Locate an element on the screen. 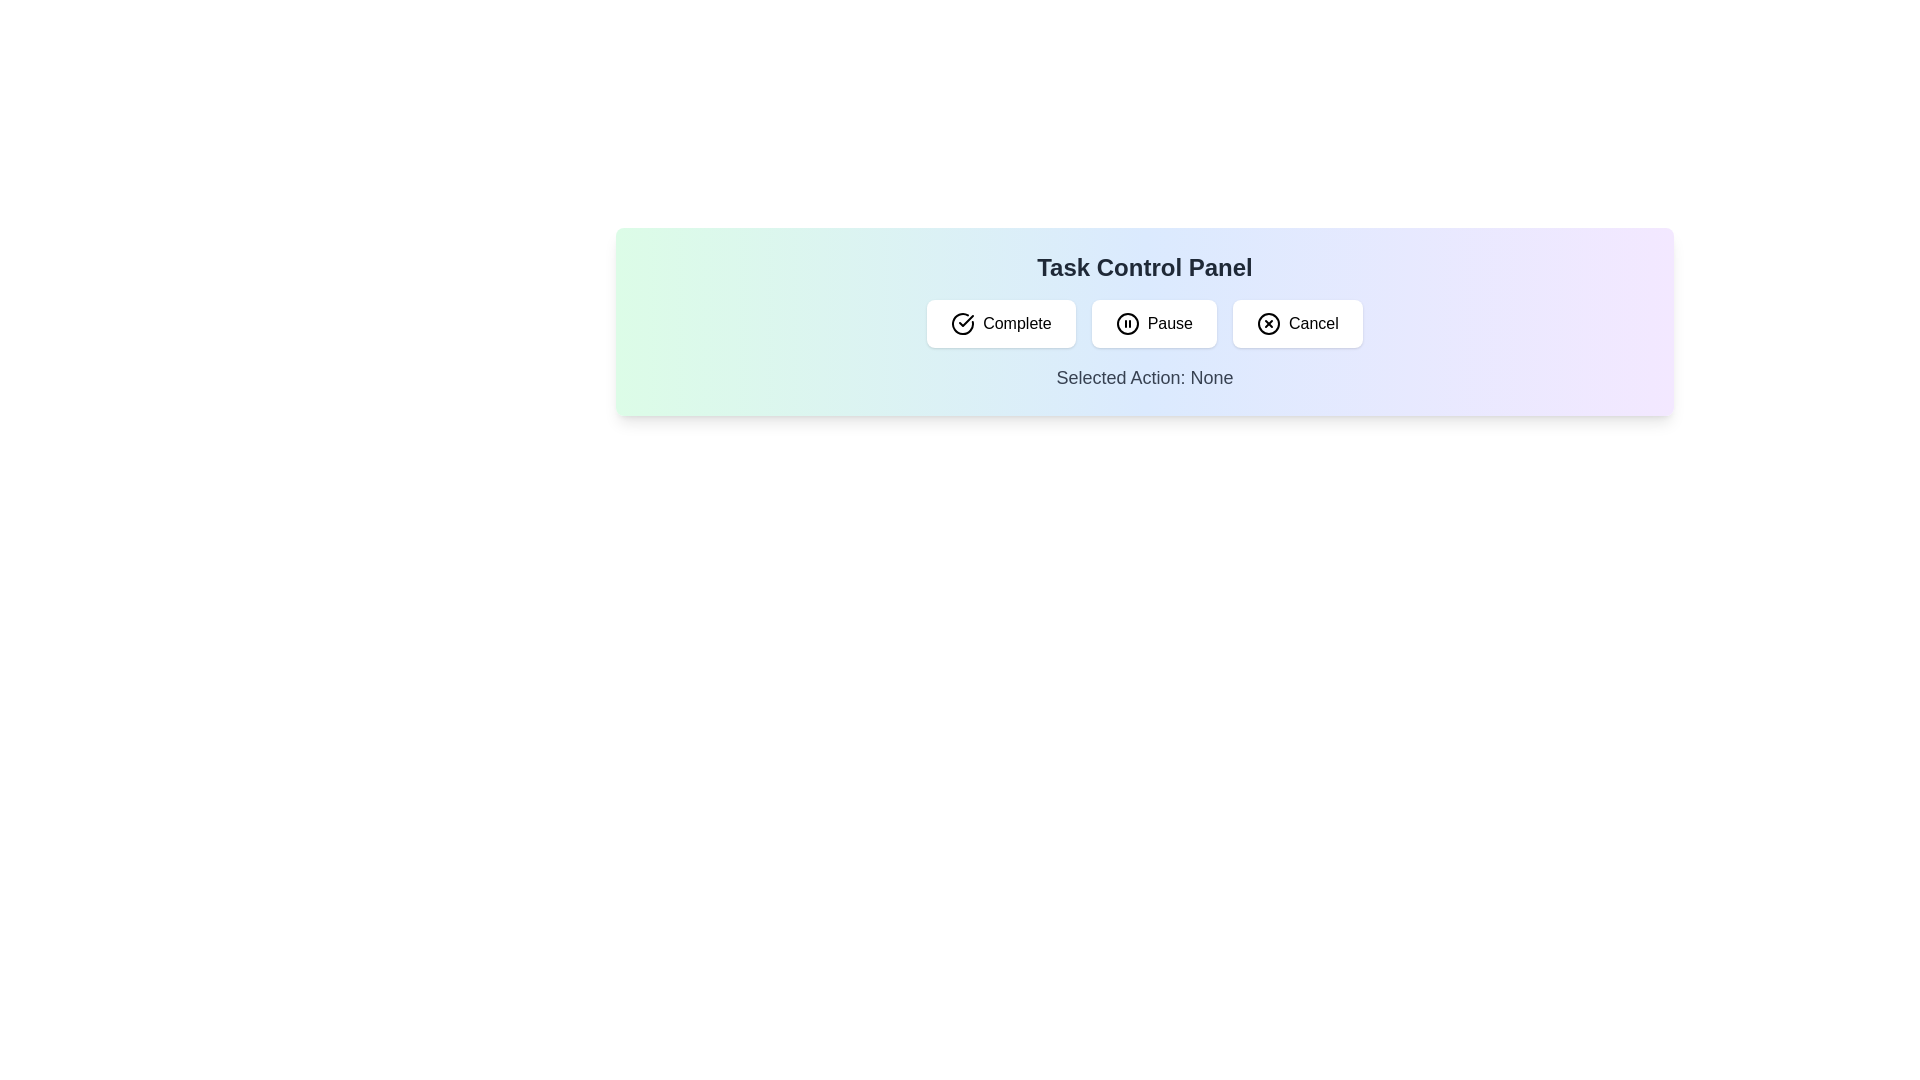  the cancel button located in the 'Task Control Panel' is located at coordinates (1296, 323).